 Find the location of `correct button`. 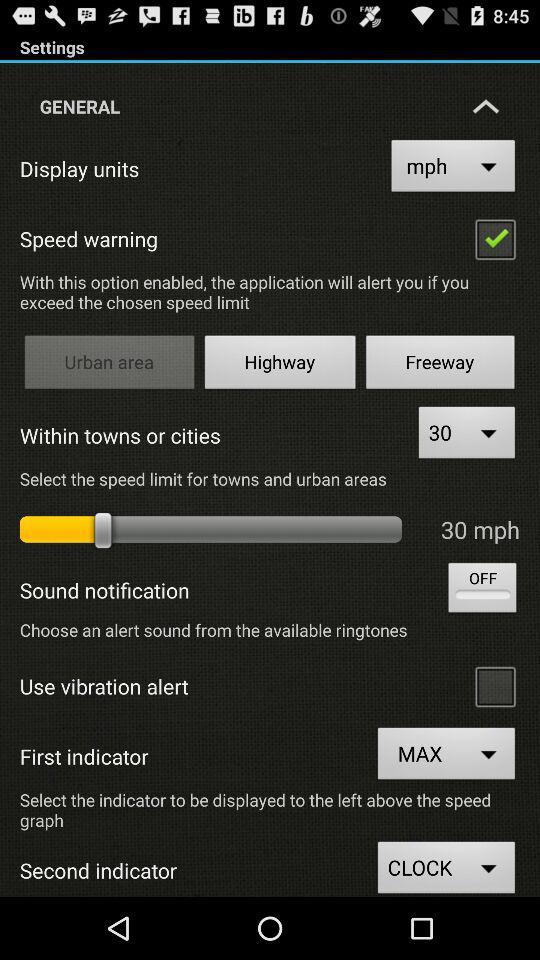

correct button is located at coordinates (494, 238).